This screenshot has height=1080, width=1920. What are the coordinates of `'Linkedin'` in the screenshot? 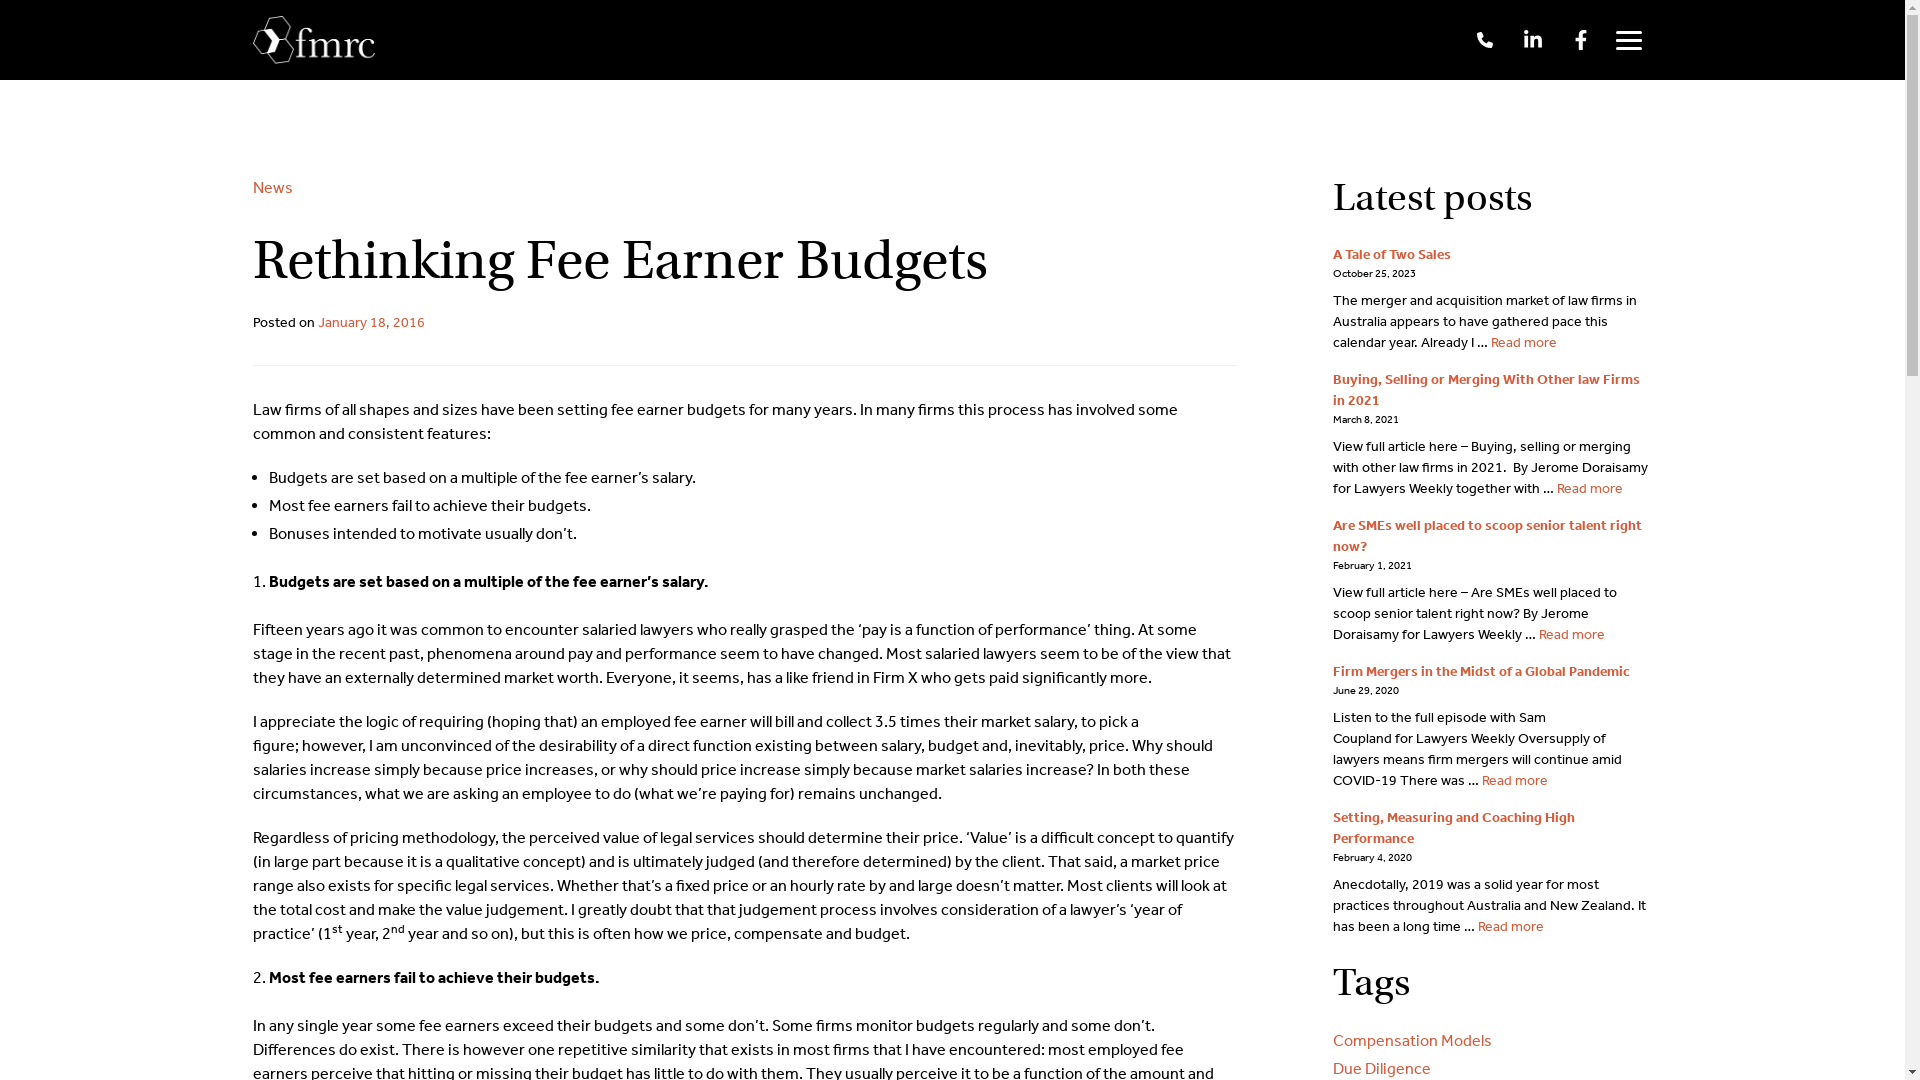 It's located at (1530, 39).